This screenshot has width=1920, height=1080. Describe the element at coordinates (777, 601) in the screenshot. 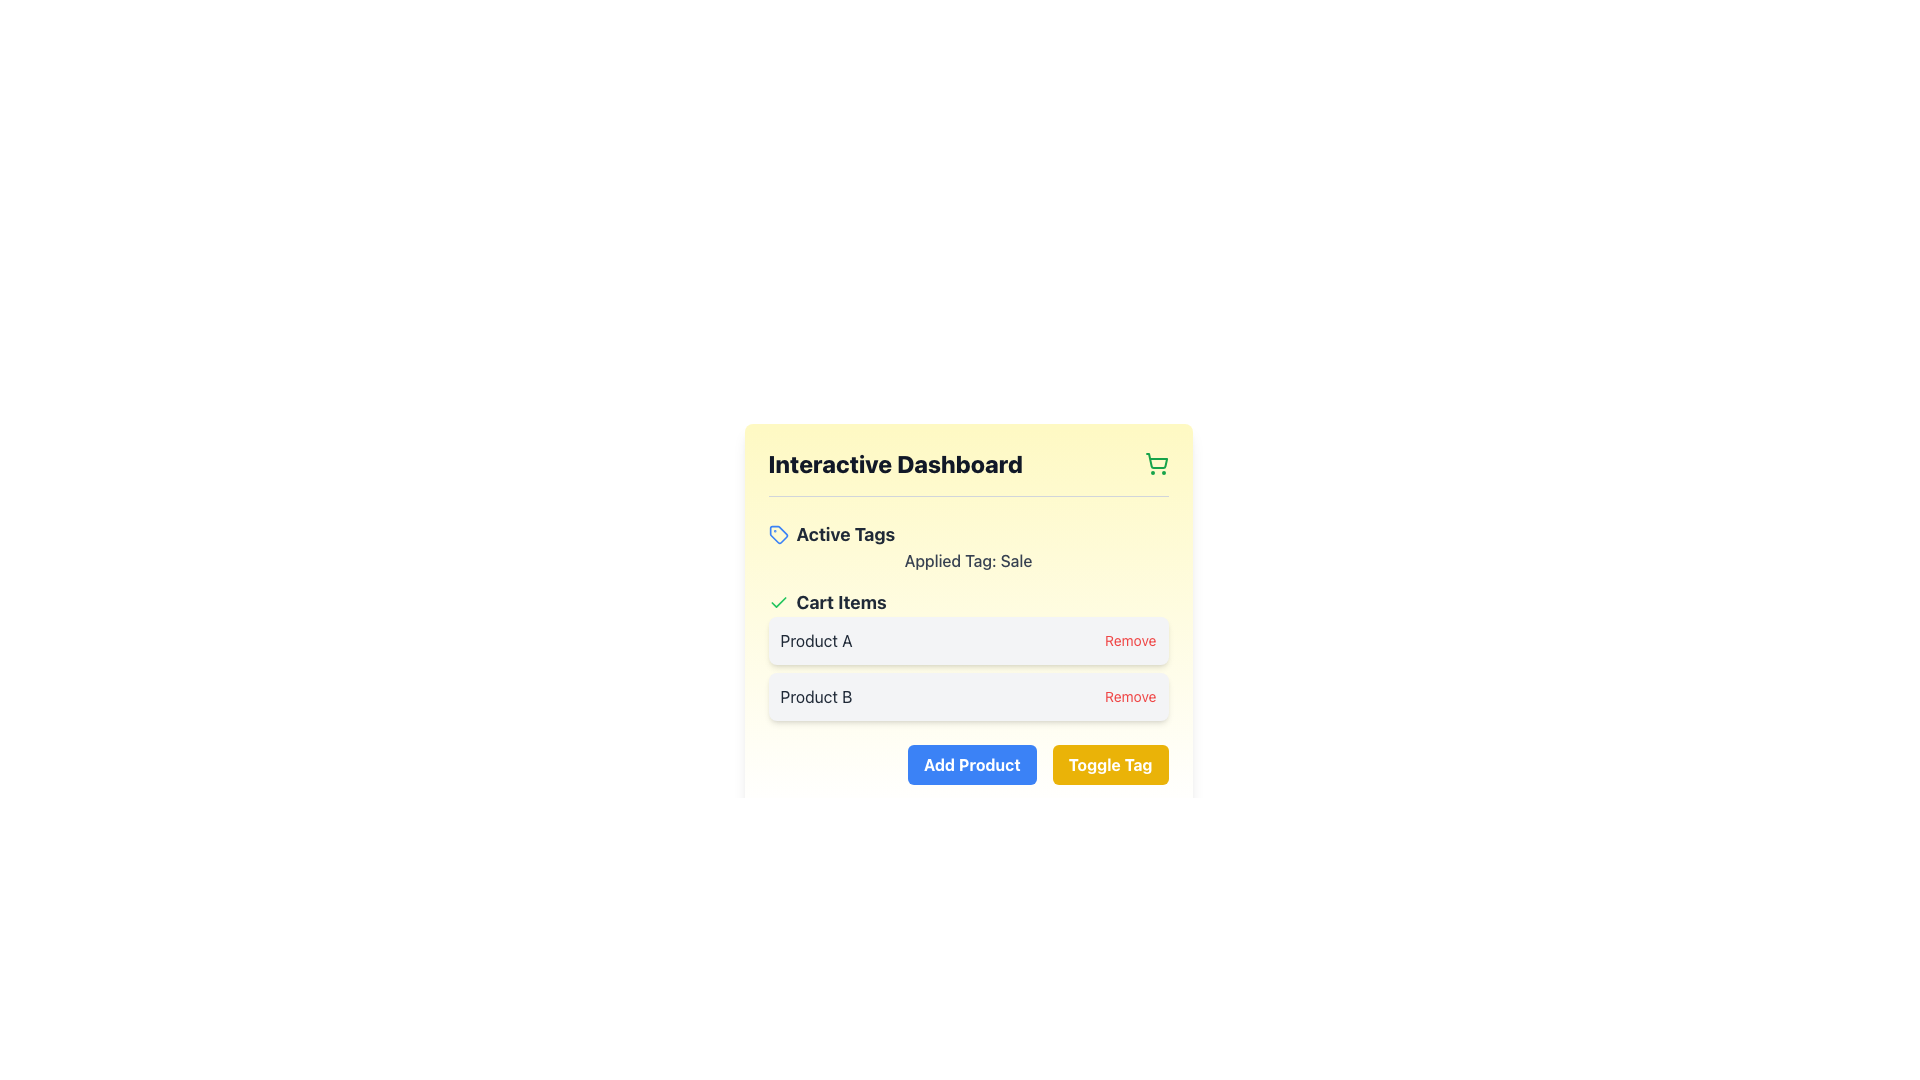

I see `the green checkmark icon located to the left of the 'Cart Items' text in the header section of the 'Cart Items' group` at that location.